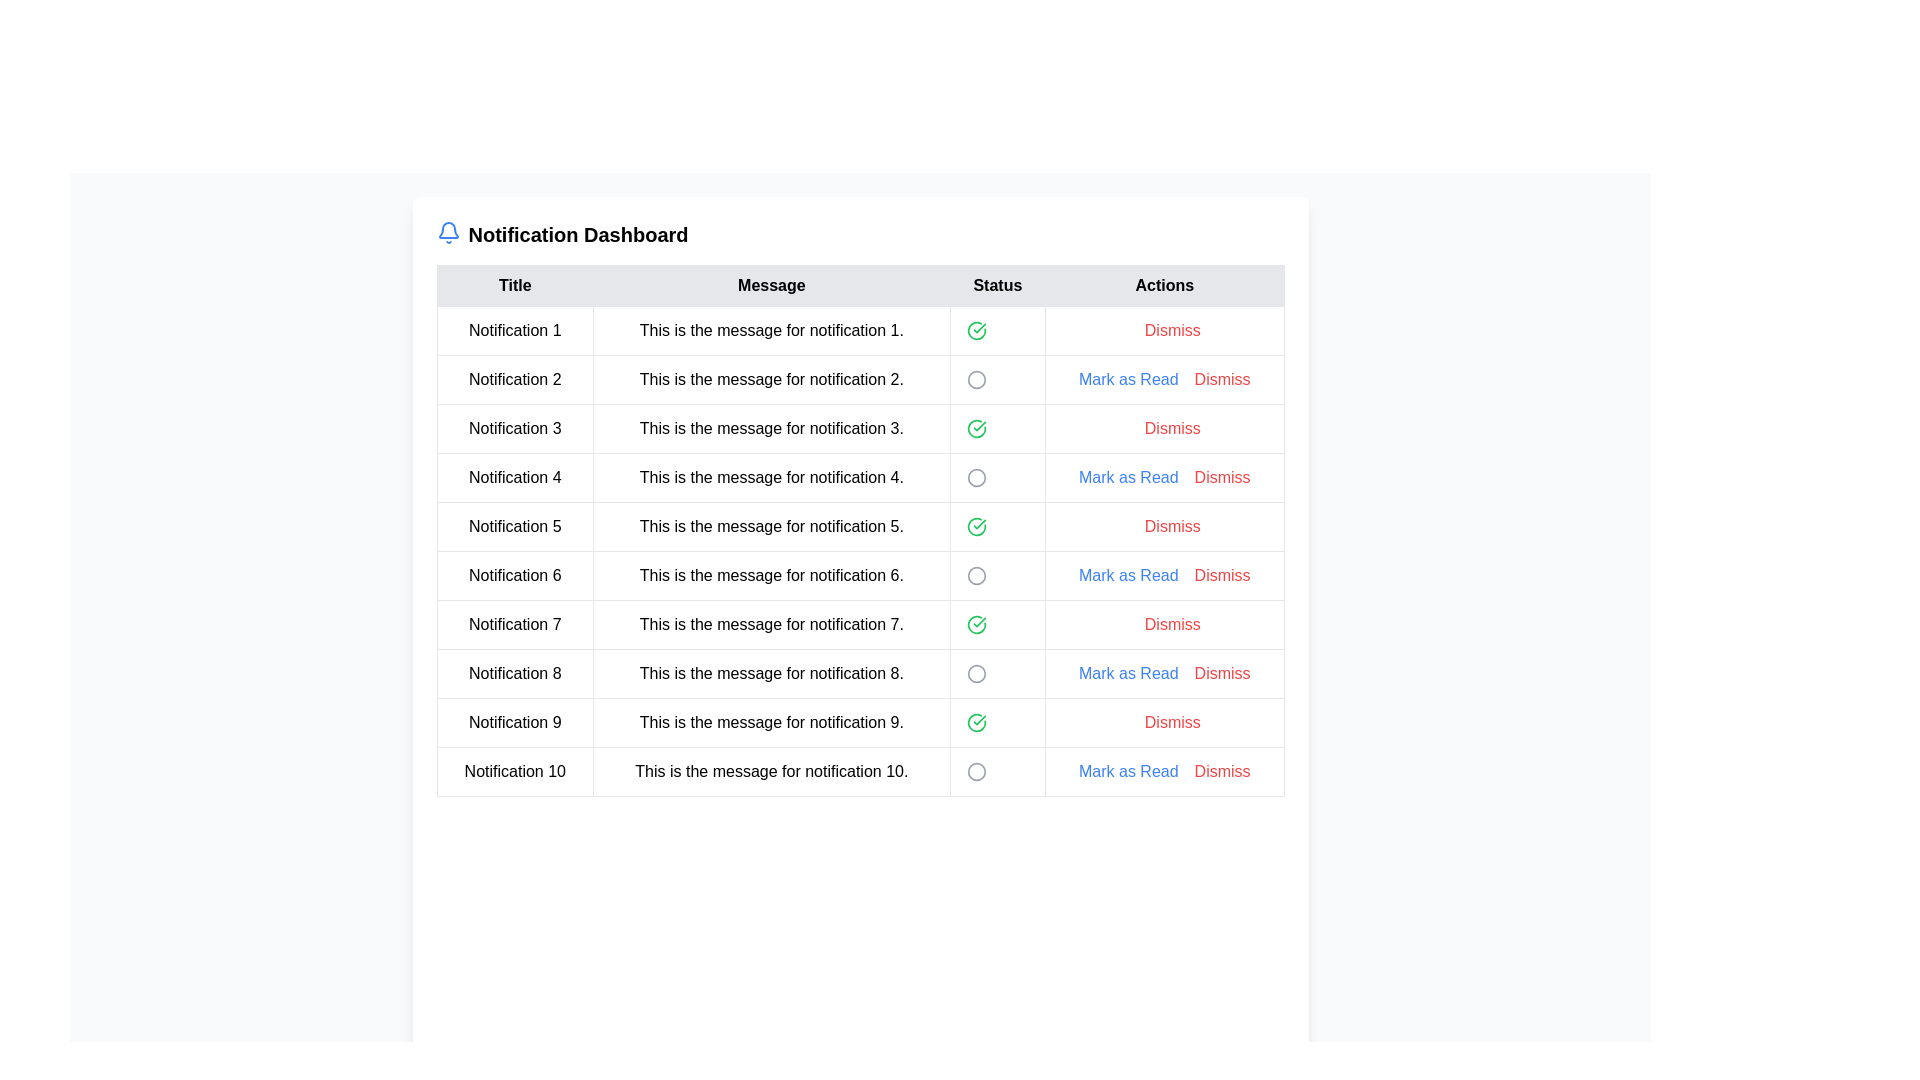 The width and height of the screenshot is (1920, 1080). What do you see at coordinates (976, 478) in the screenshot?
I see `the circular icon with a thin black outline located in the 'Status' column of the 'Notification 4' row` at bounding box center [976, 478].